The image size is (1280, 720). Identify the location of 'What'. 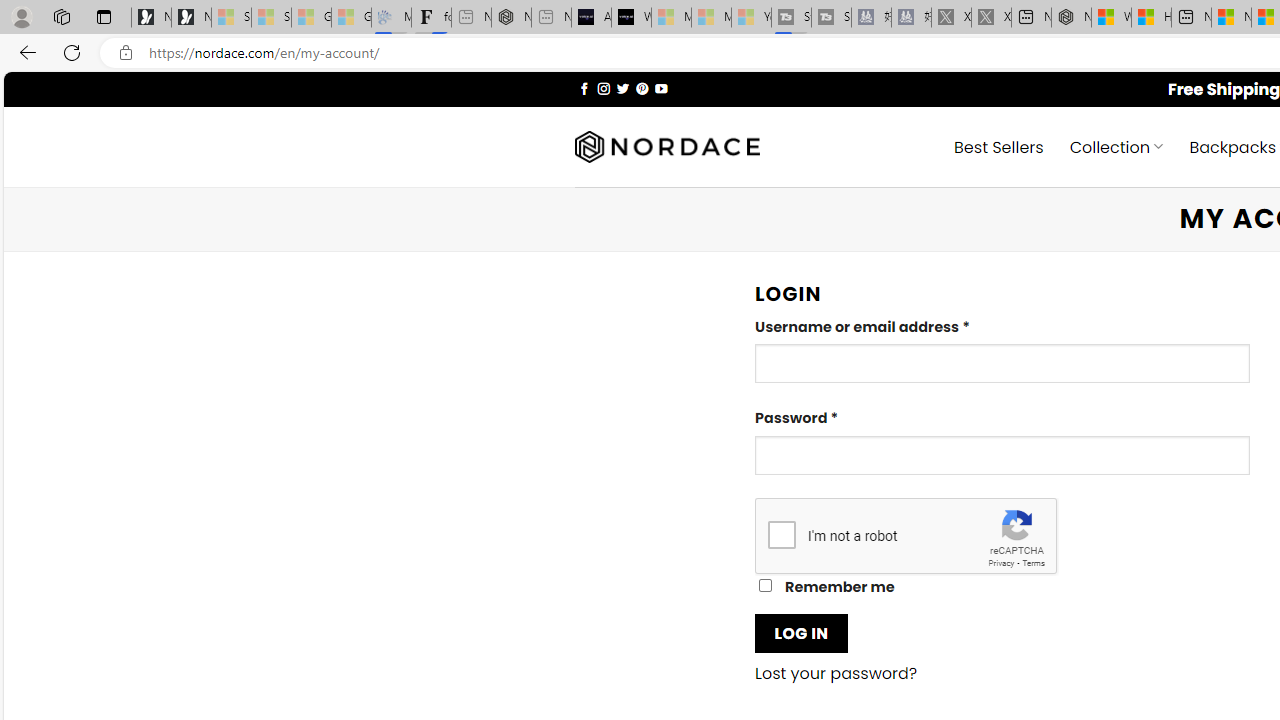
(630, 17).